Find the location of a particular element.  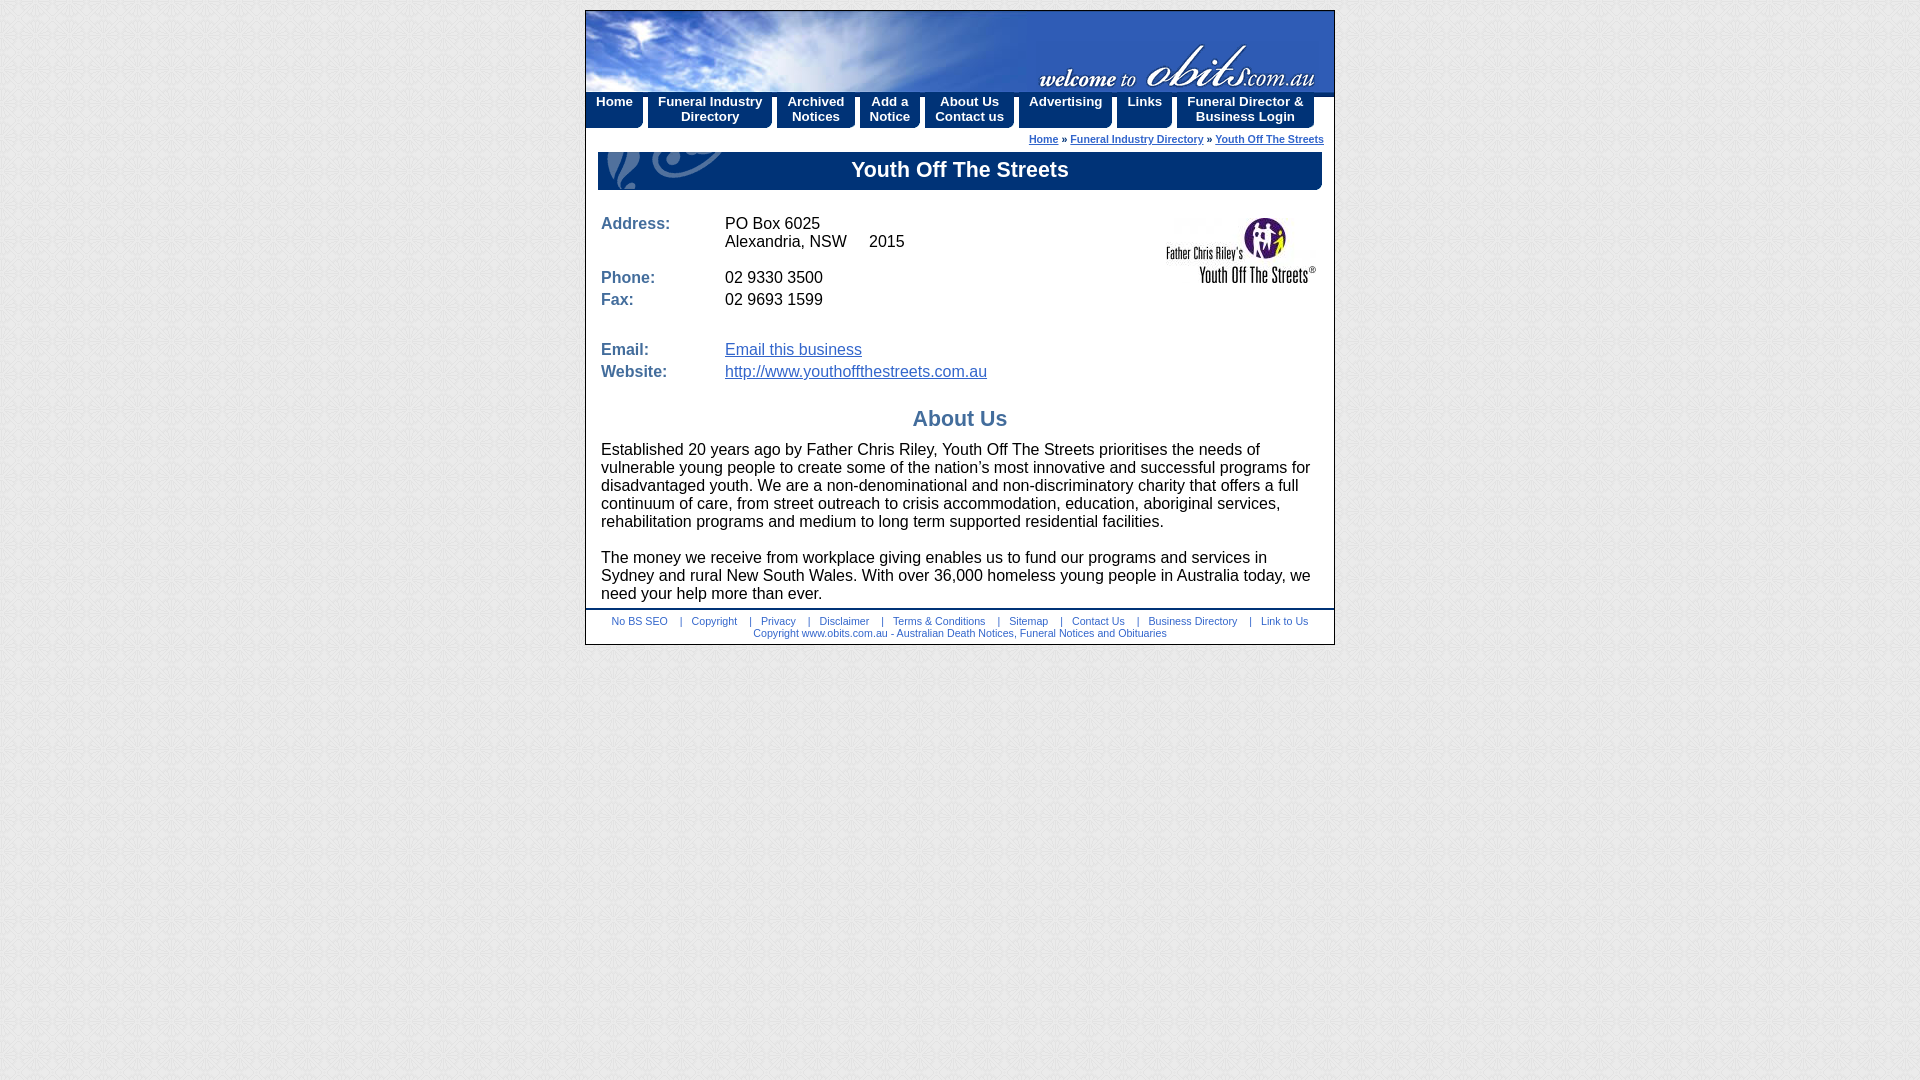

'Disclaimer' is located at coordinates (811, 620).